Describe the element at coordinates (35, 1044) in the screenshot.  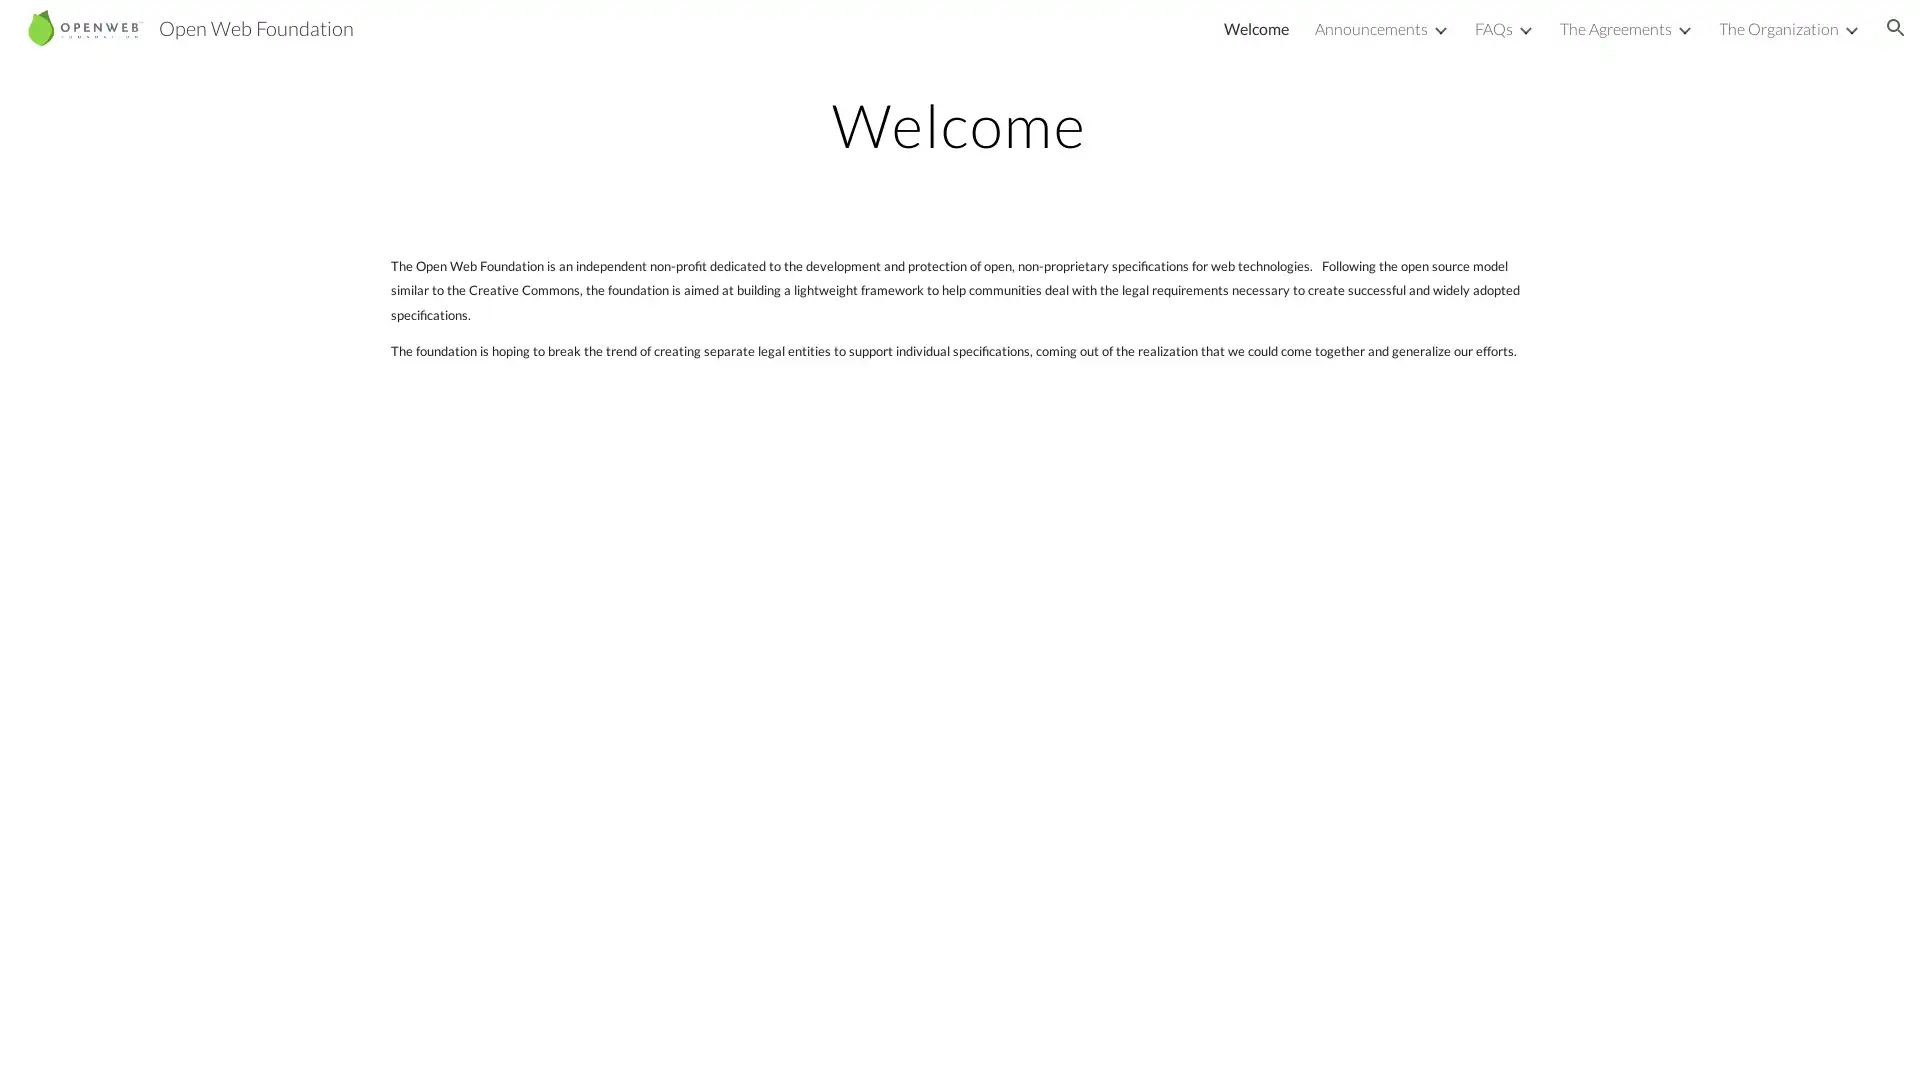
I see `Site actions` at that location.